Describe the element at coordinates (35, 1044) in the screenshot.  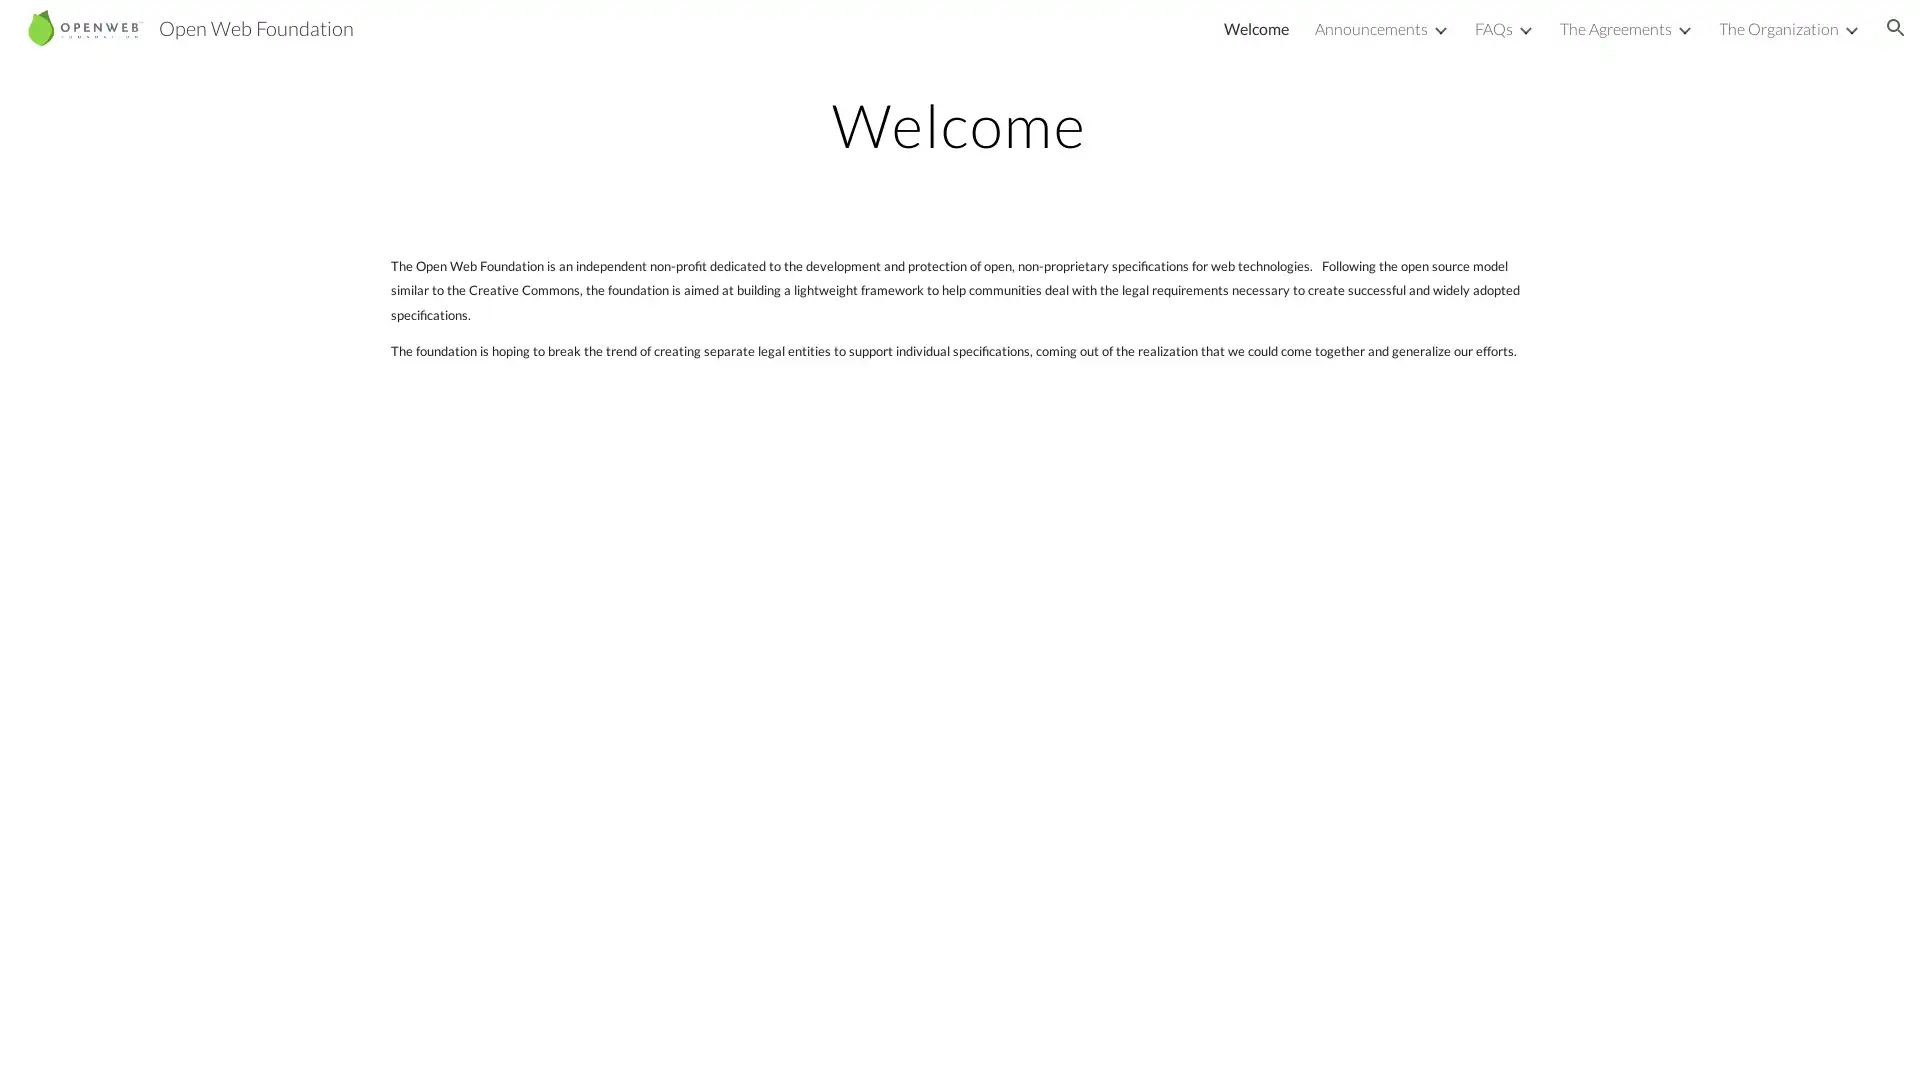
I see `Site actions` at that location.